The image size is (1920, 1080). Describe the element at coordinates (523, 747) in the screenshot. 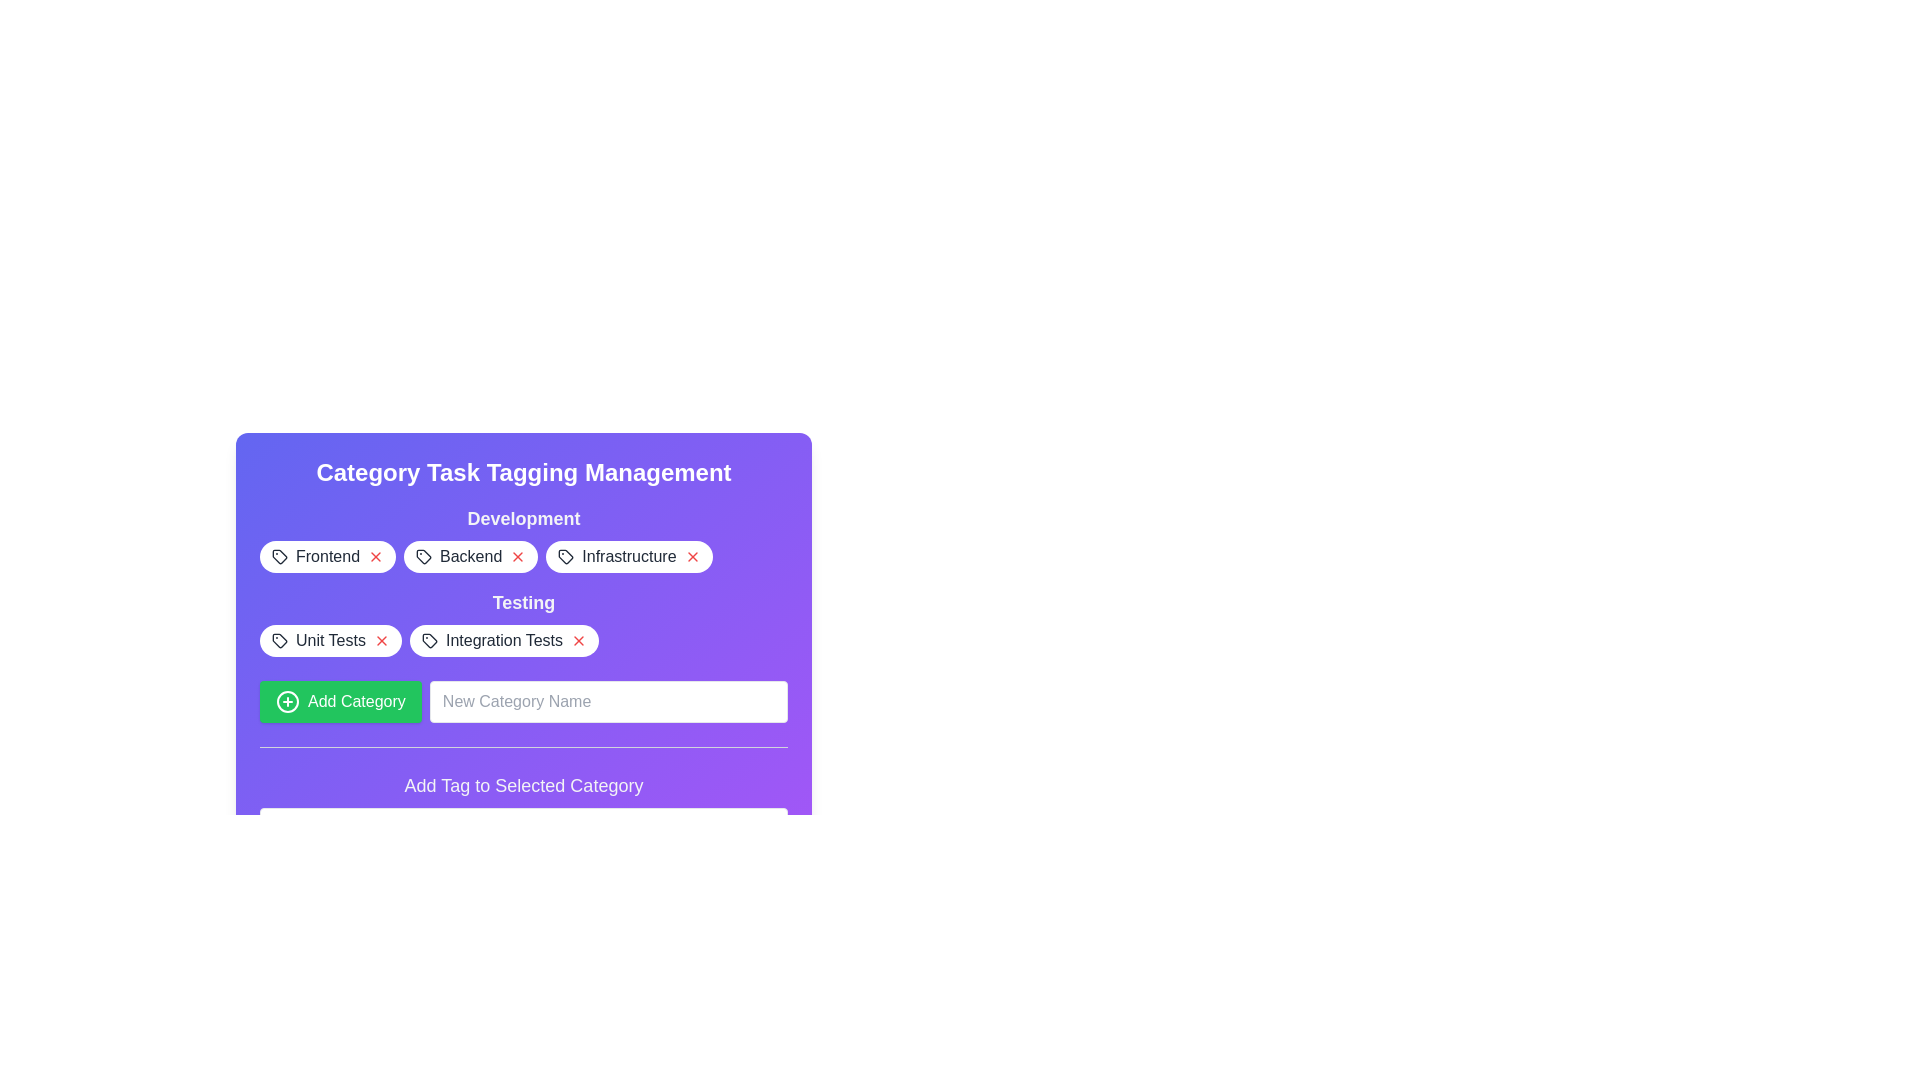

I see `the horizontal separator line with a gray border, positioned below the 'Add Category' input field and above the 'Add Tag to Selected Category' text` at that location.